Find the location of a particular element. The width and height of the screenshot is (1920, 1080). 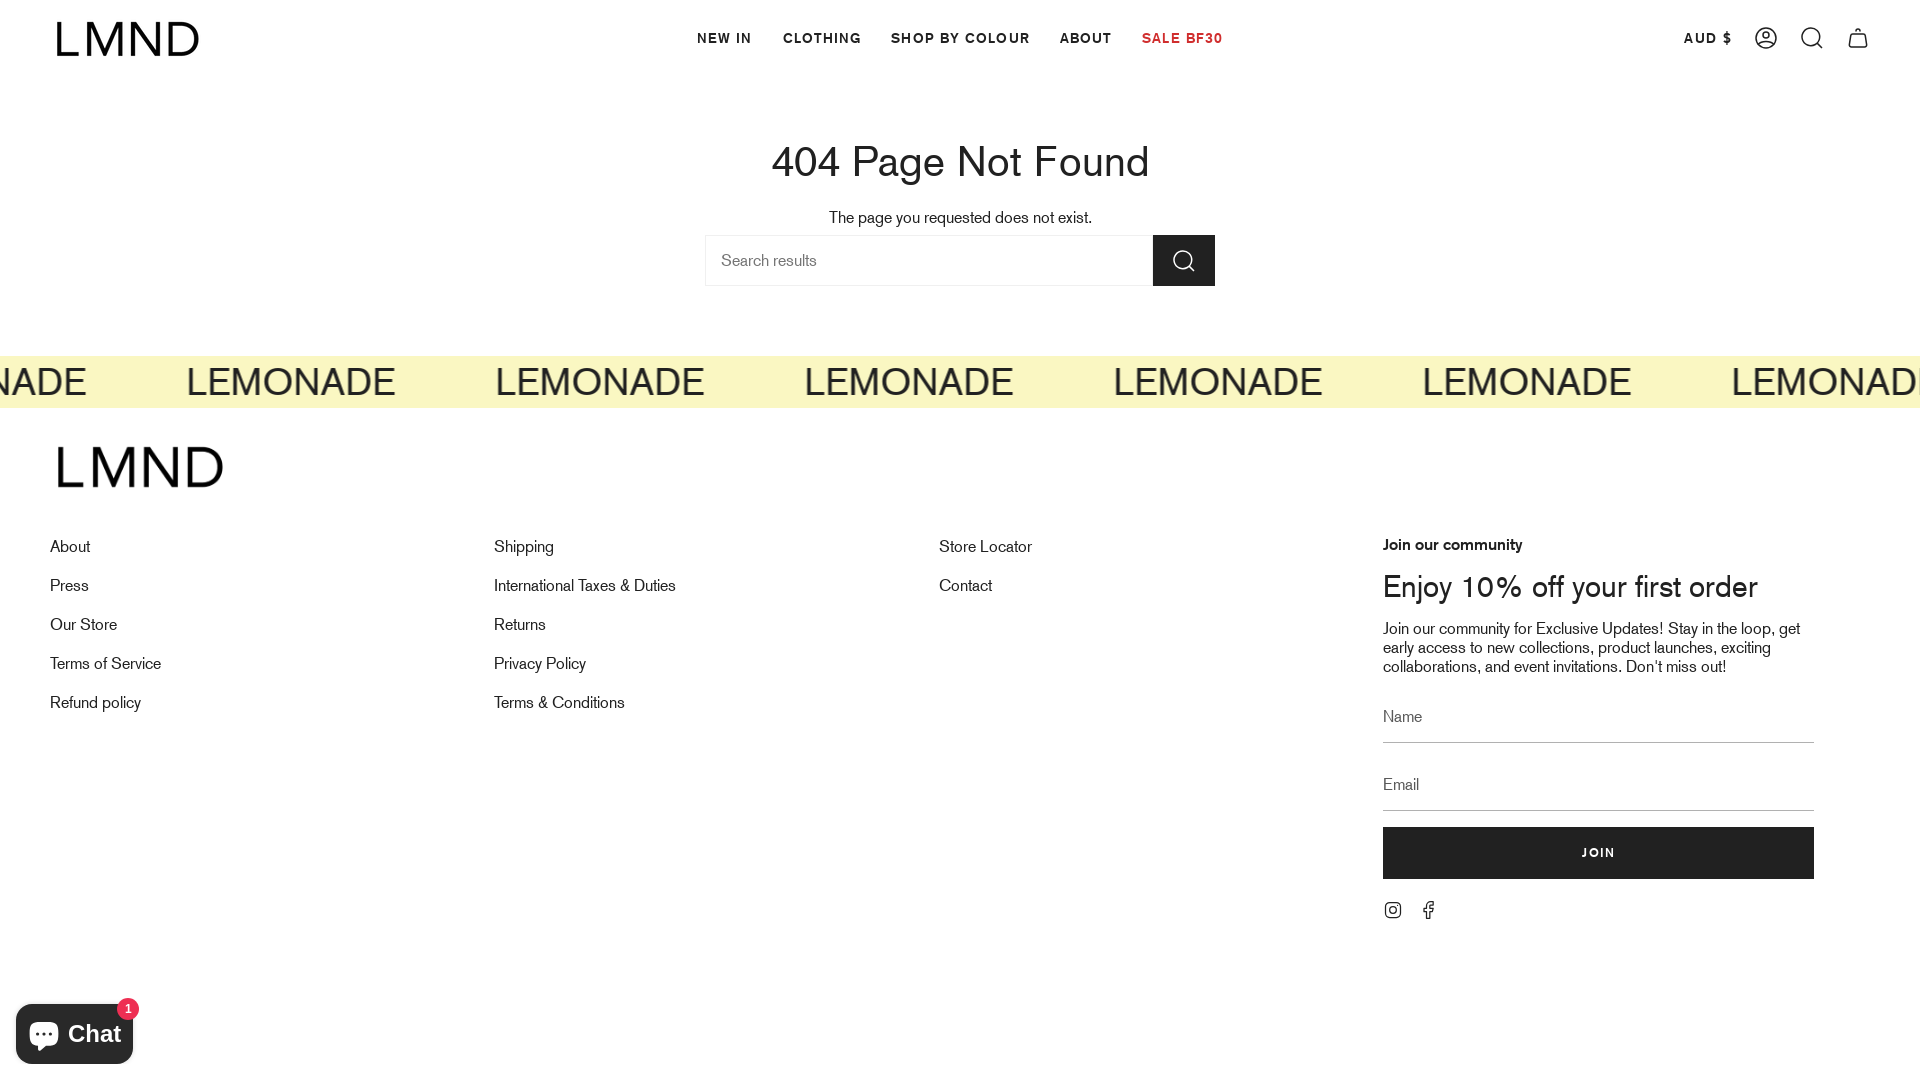

'ABOUT' is located at coordinates (1085, 38).